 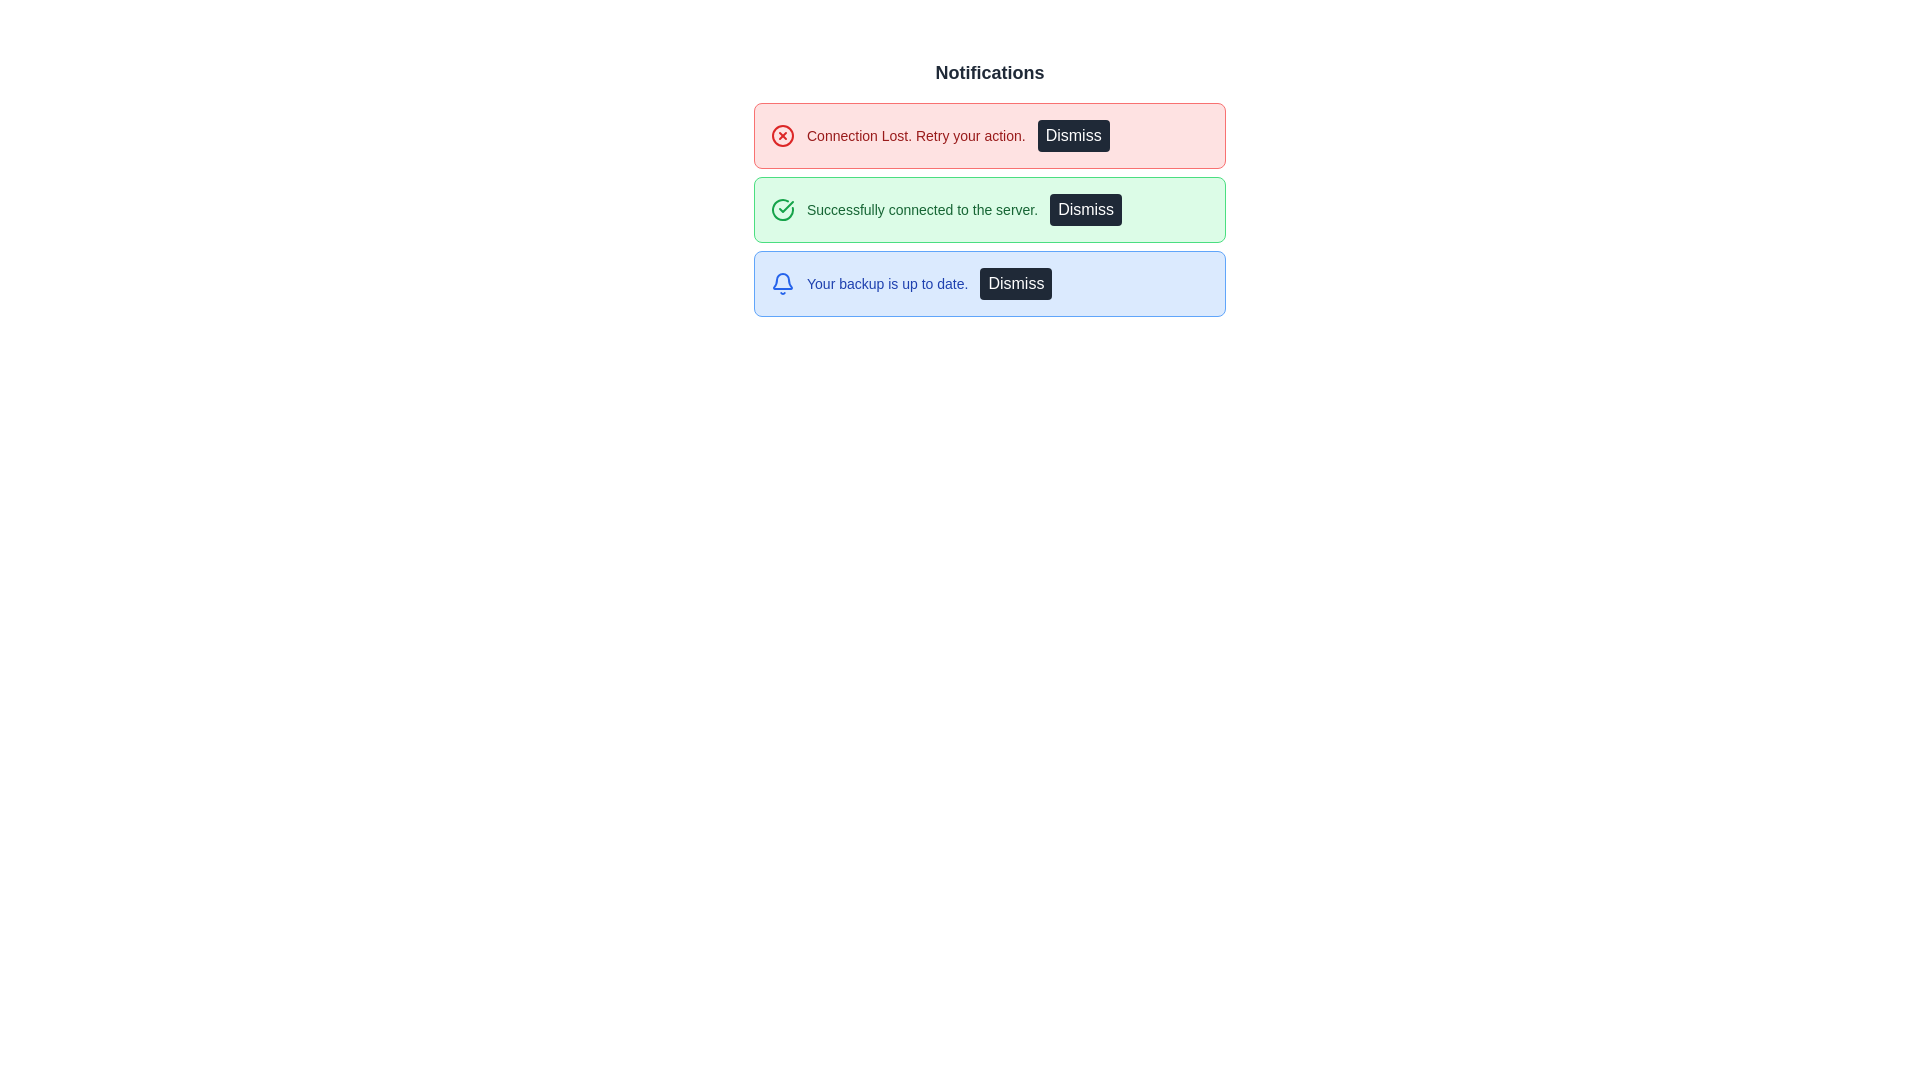 I want to click on the green checkmark icon indicating a successful status in the second notification block, located between the success message text and the Dismiss button, so click(x=785, y=207).